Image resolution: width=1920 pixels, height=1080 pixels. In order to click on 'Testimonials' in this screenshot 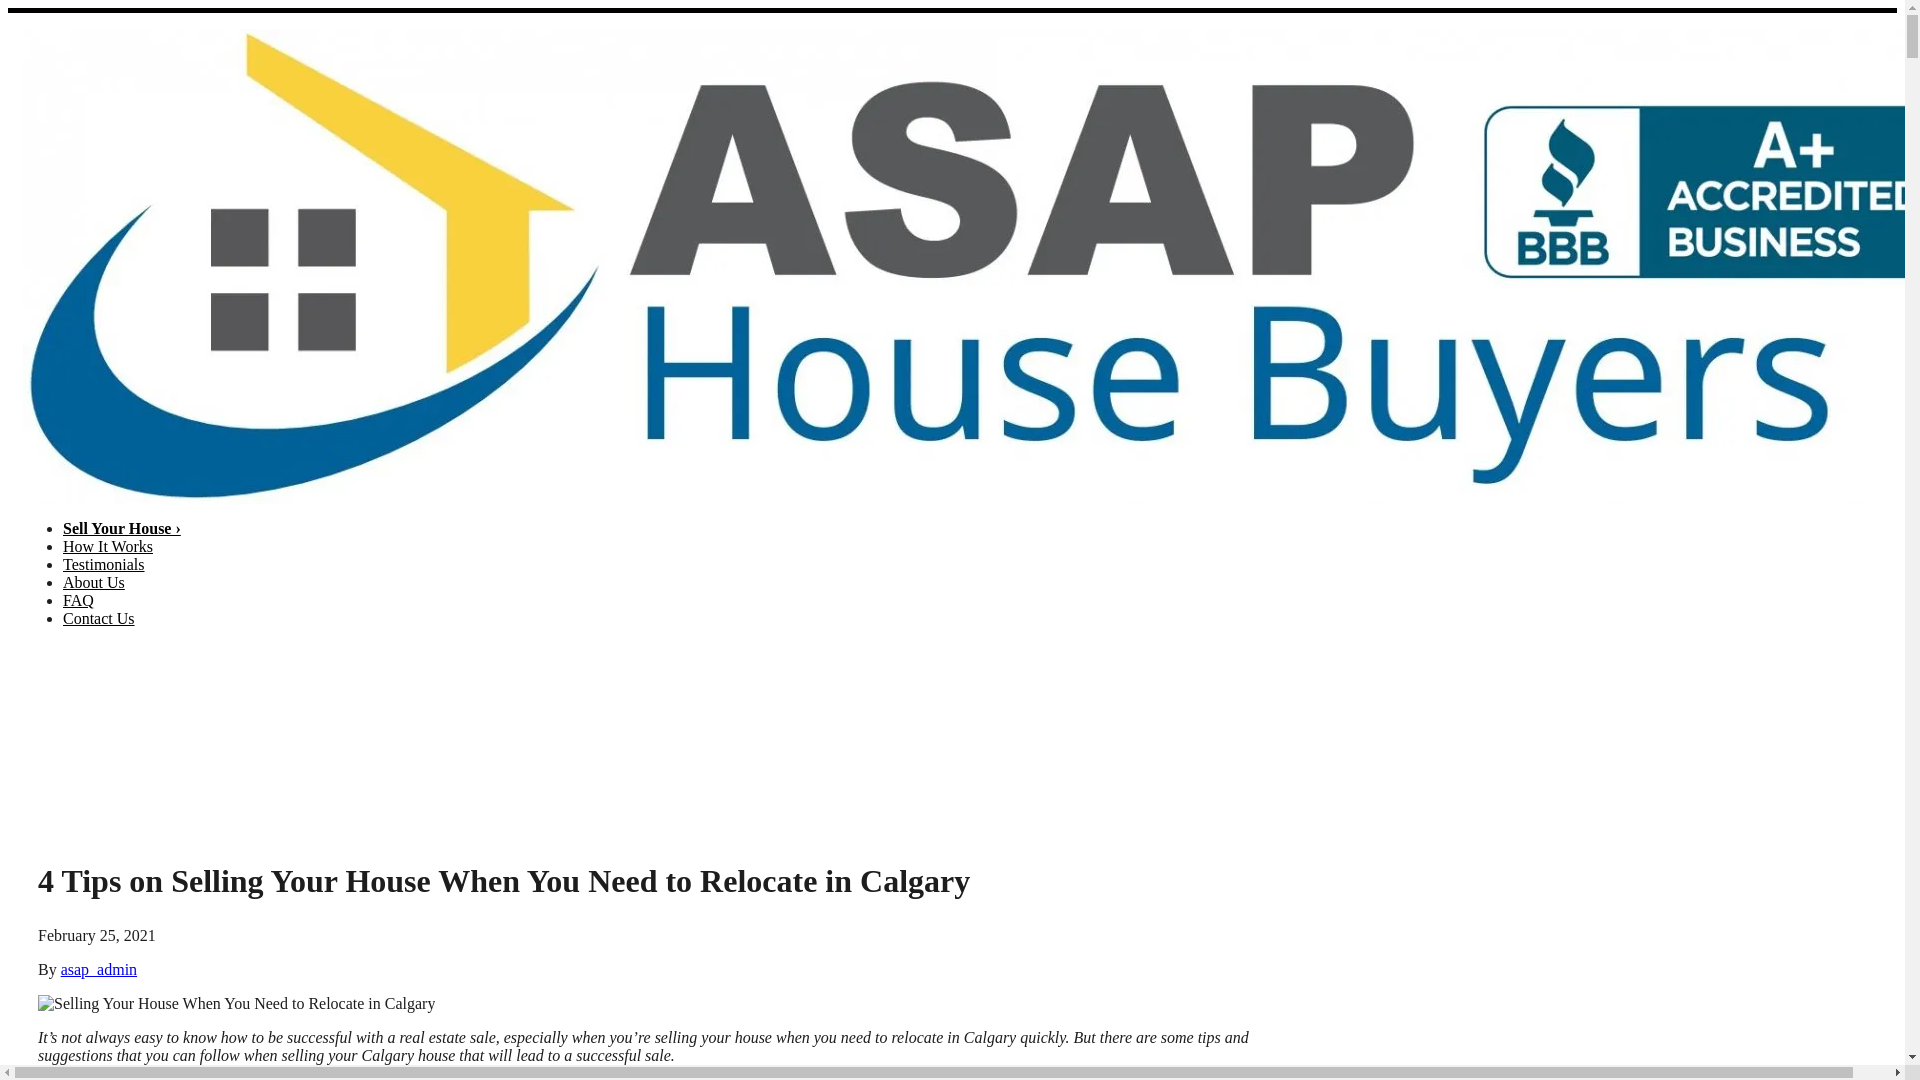, I will do `click(103, 564)`.